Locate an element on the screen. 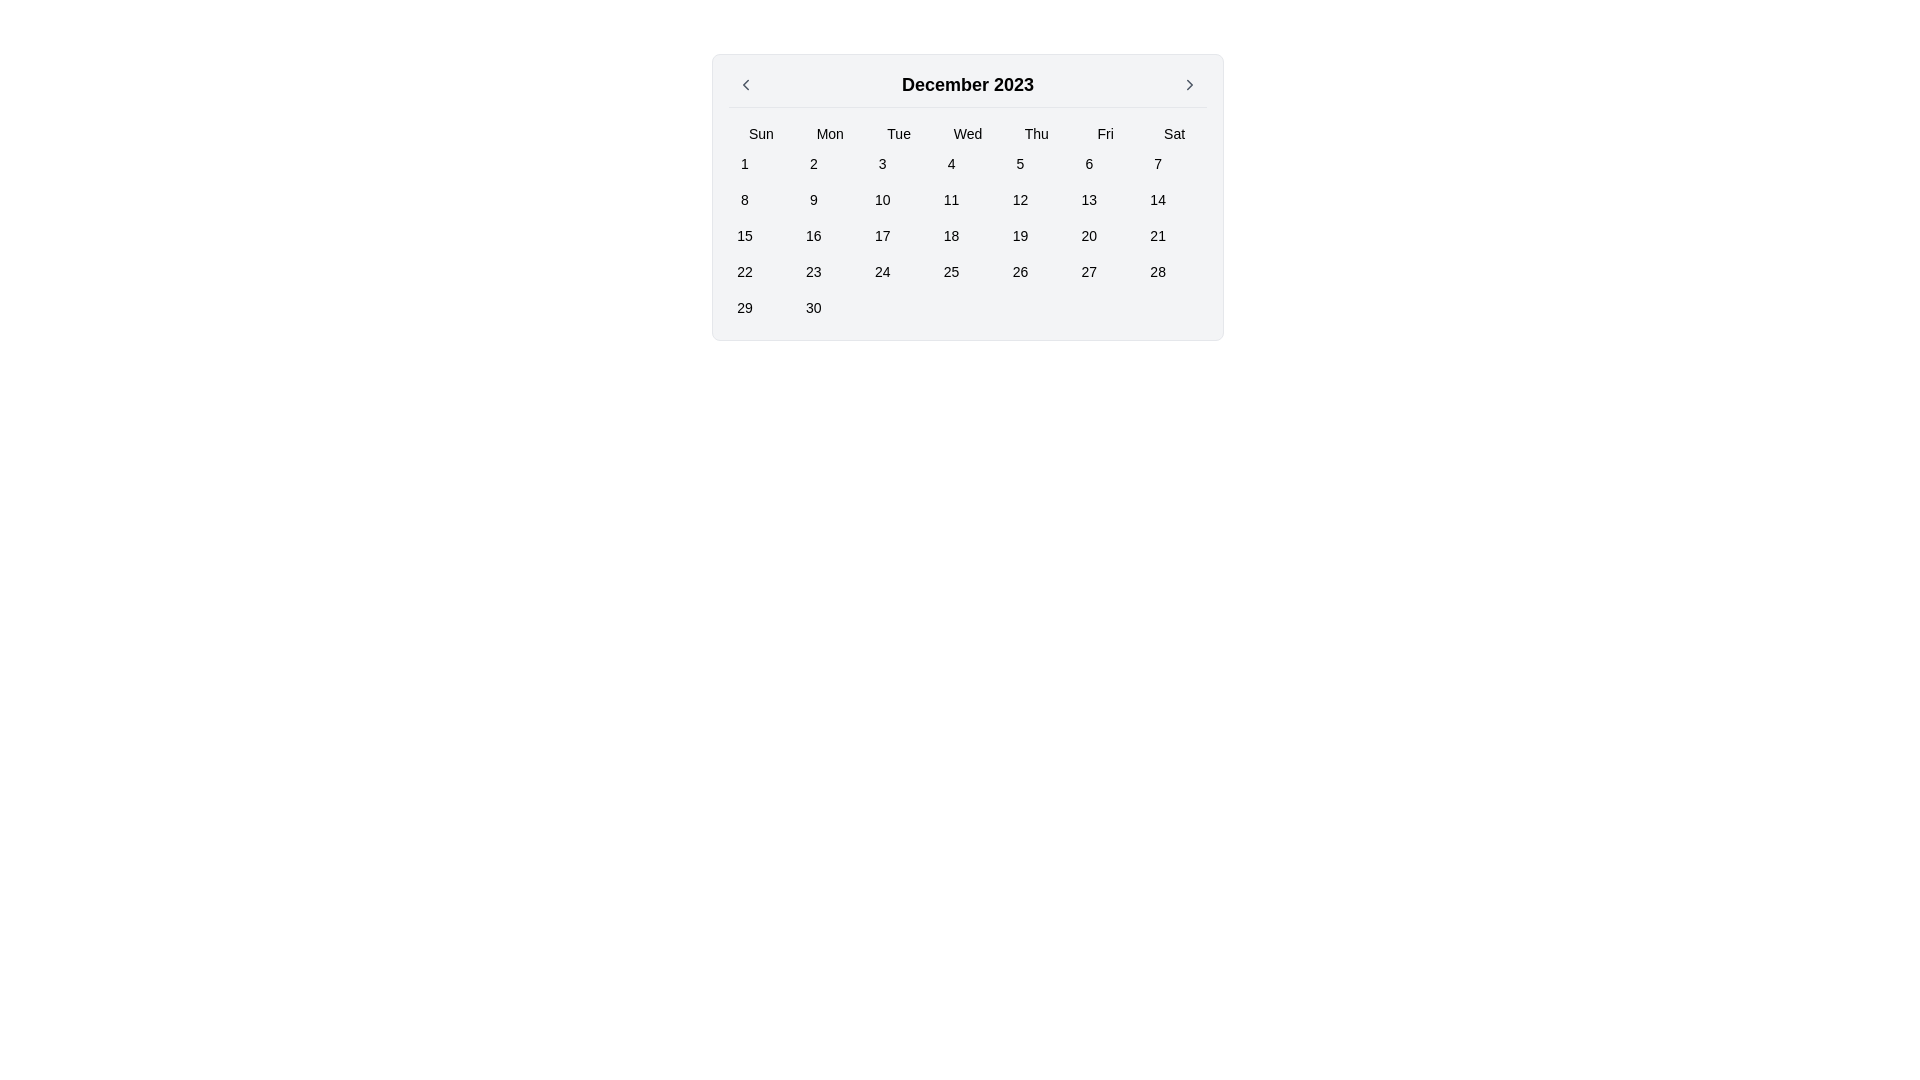  a specific day in the interactive calendar grid layout located under the 'December 2023' title is located at coordinates (968, 223).